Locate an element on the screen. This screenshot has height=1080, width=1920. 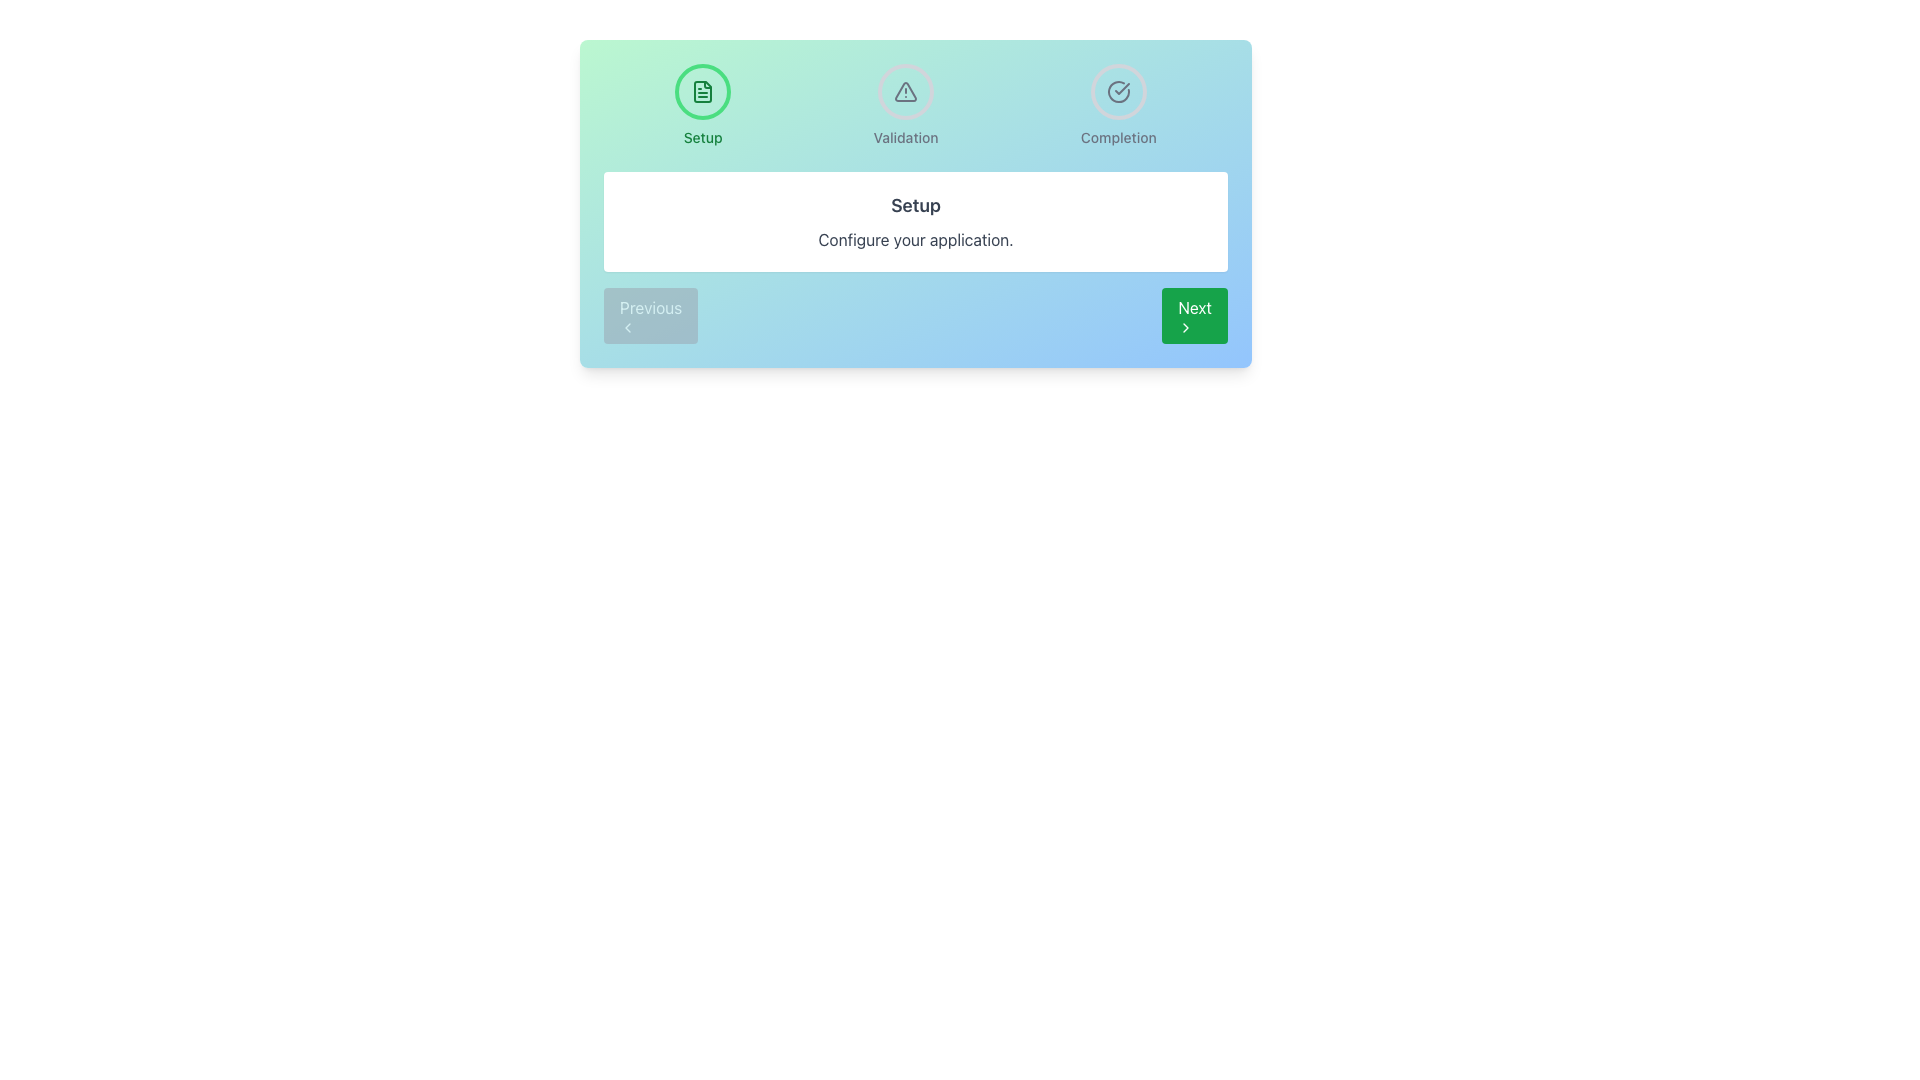
circular graphical component representing the 'Completion' step in the icon sequence at the top of the interface is located at coordinates (1117, 92).